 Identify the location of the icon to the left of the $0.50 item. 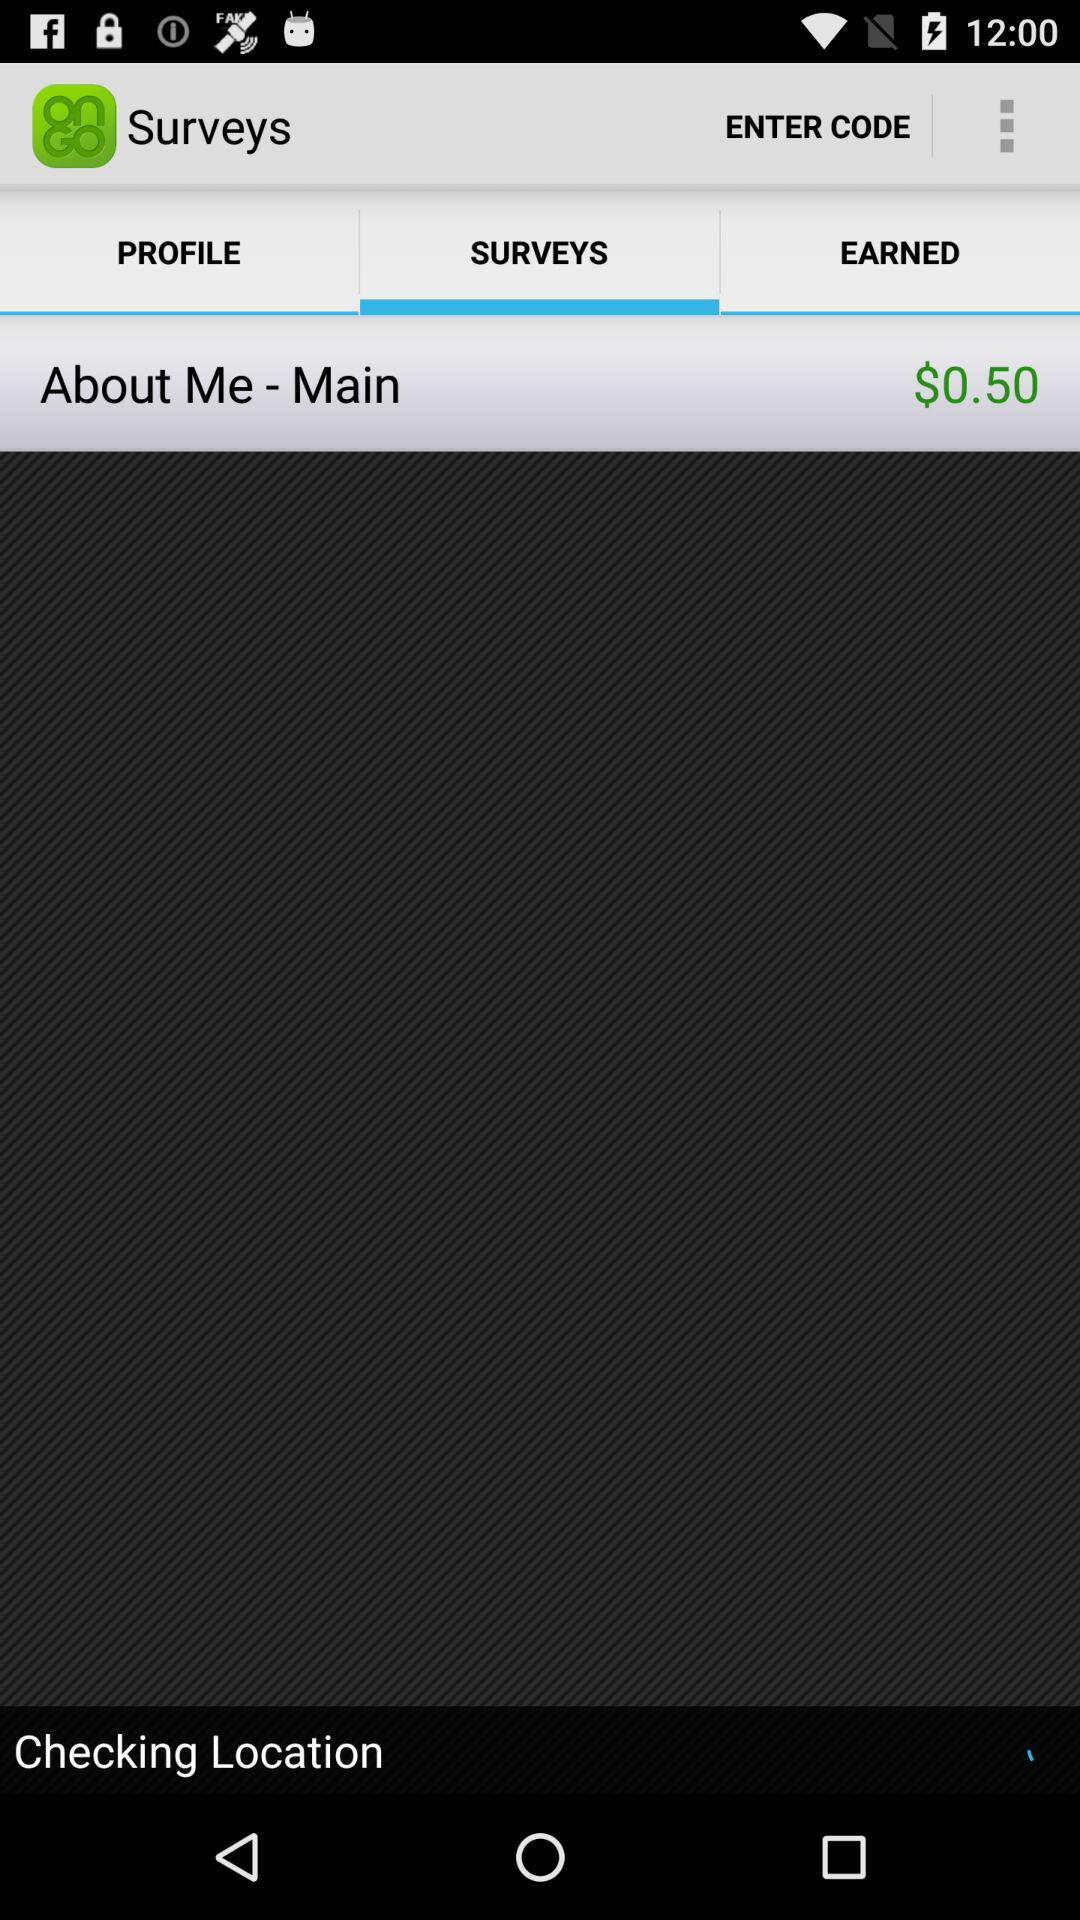
(476, 383).